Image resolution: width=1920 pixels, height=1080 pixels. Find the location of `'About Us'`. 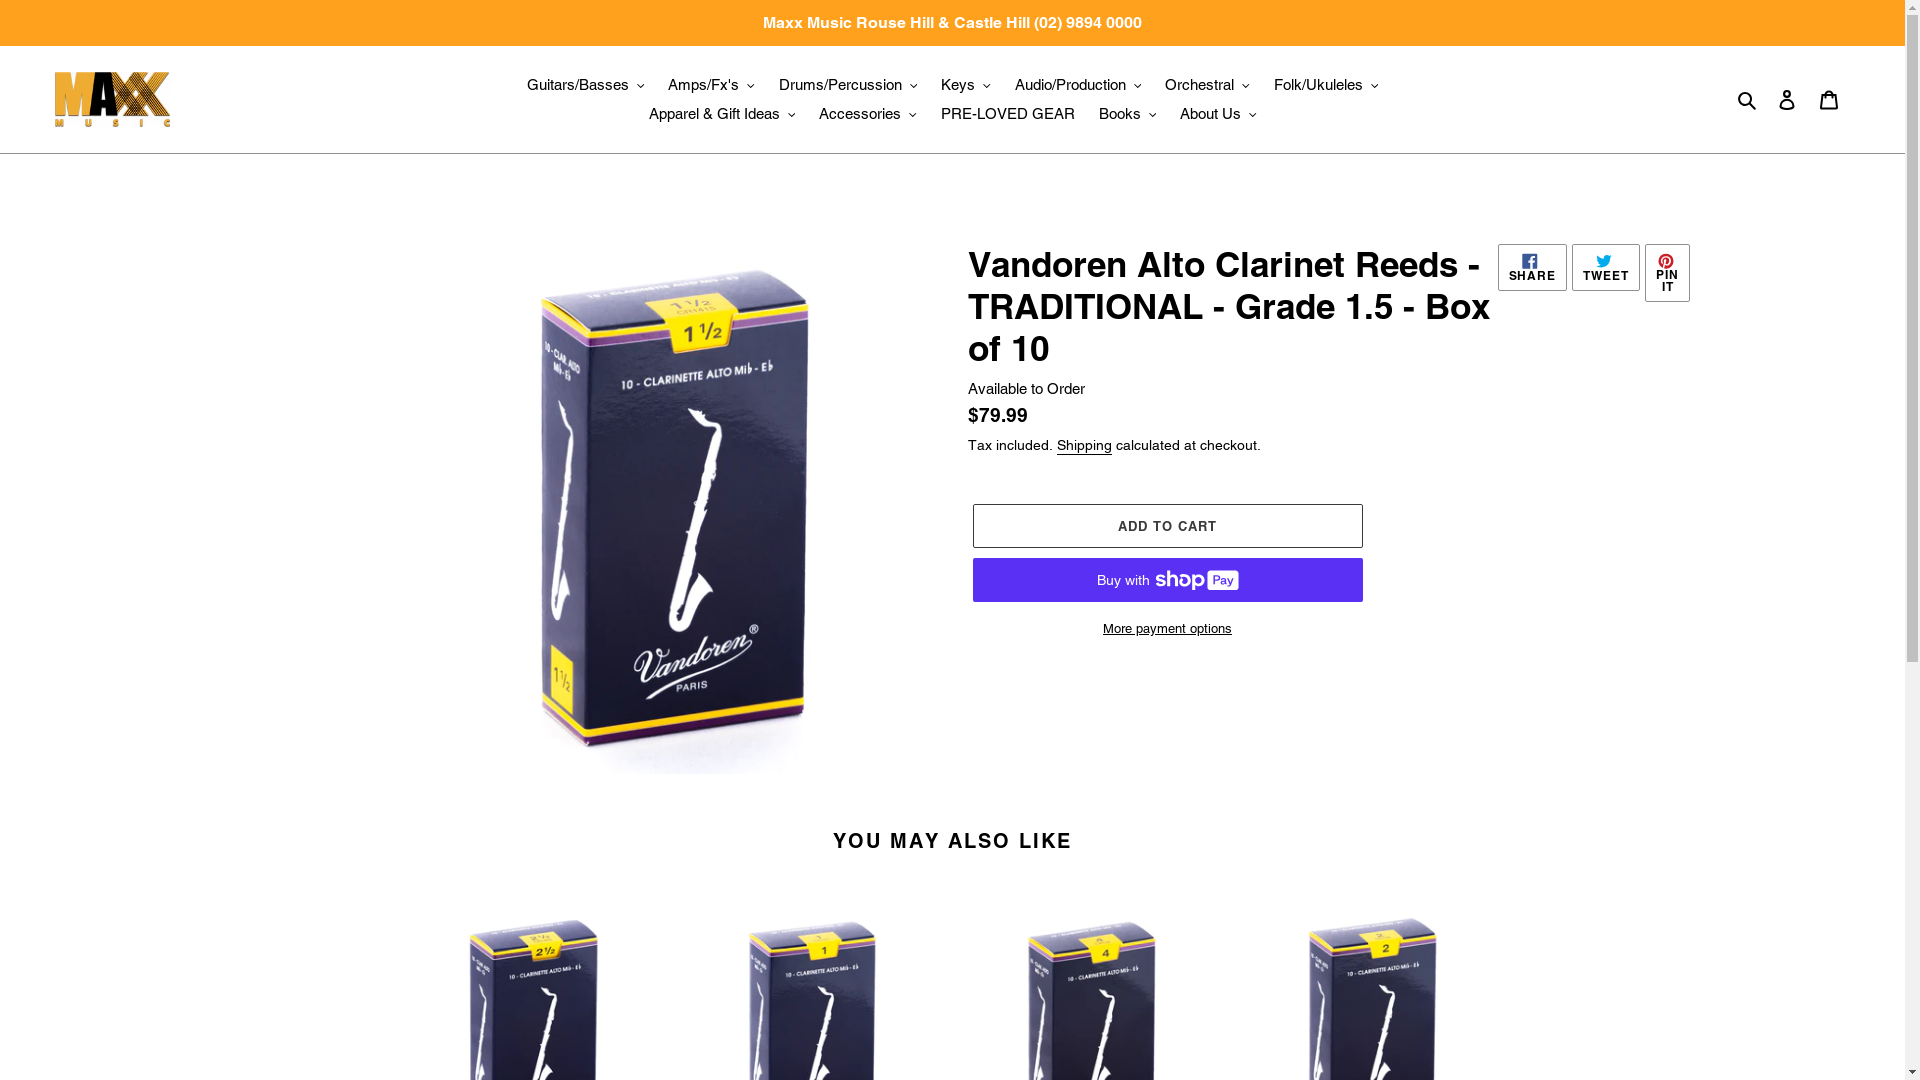

'About Us' is located at coordinates (1217, 114).